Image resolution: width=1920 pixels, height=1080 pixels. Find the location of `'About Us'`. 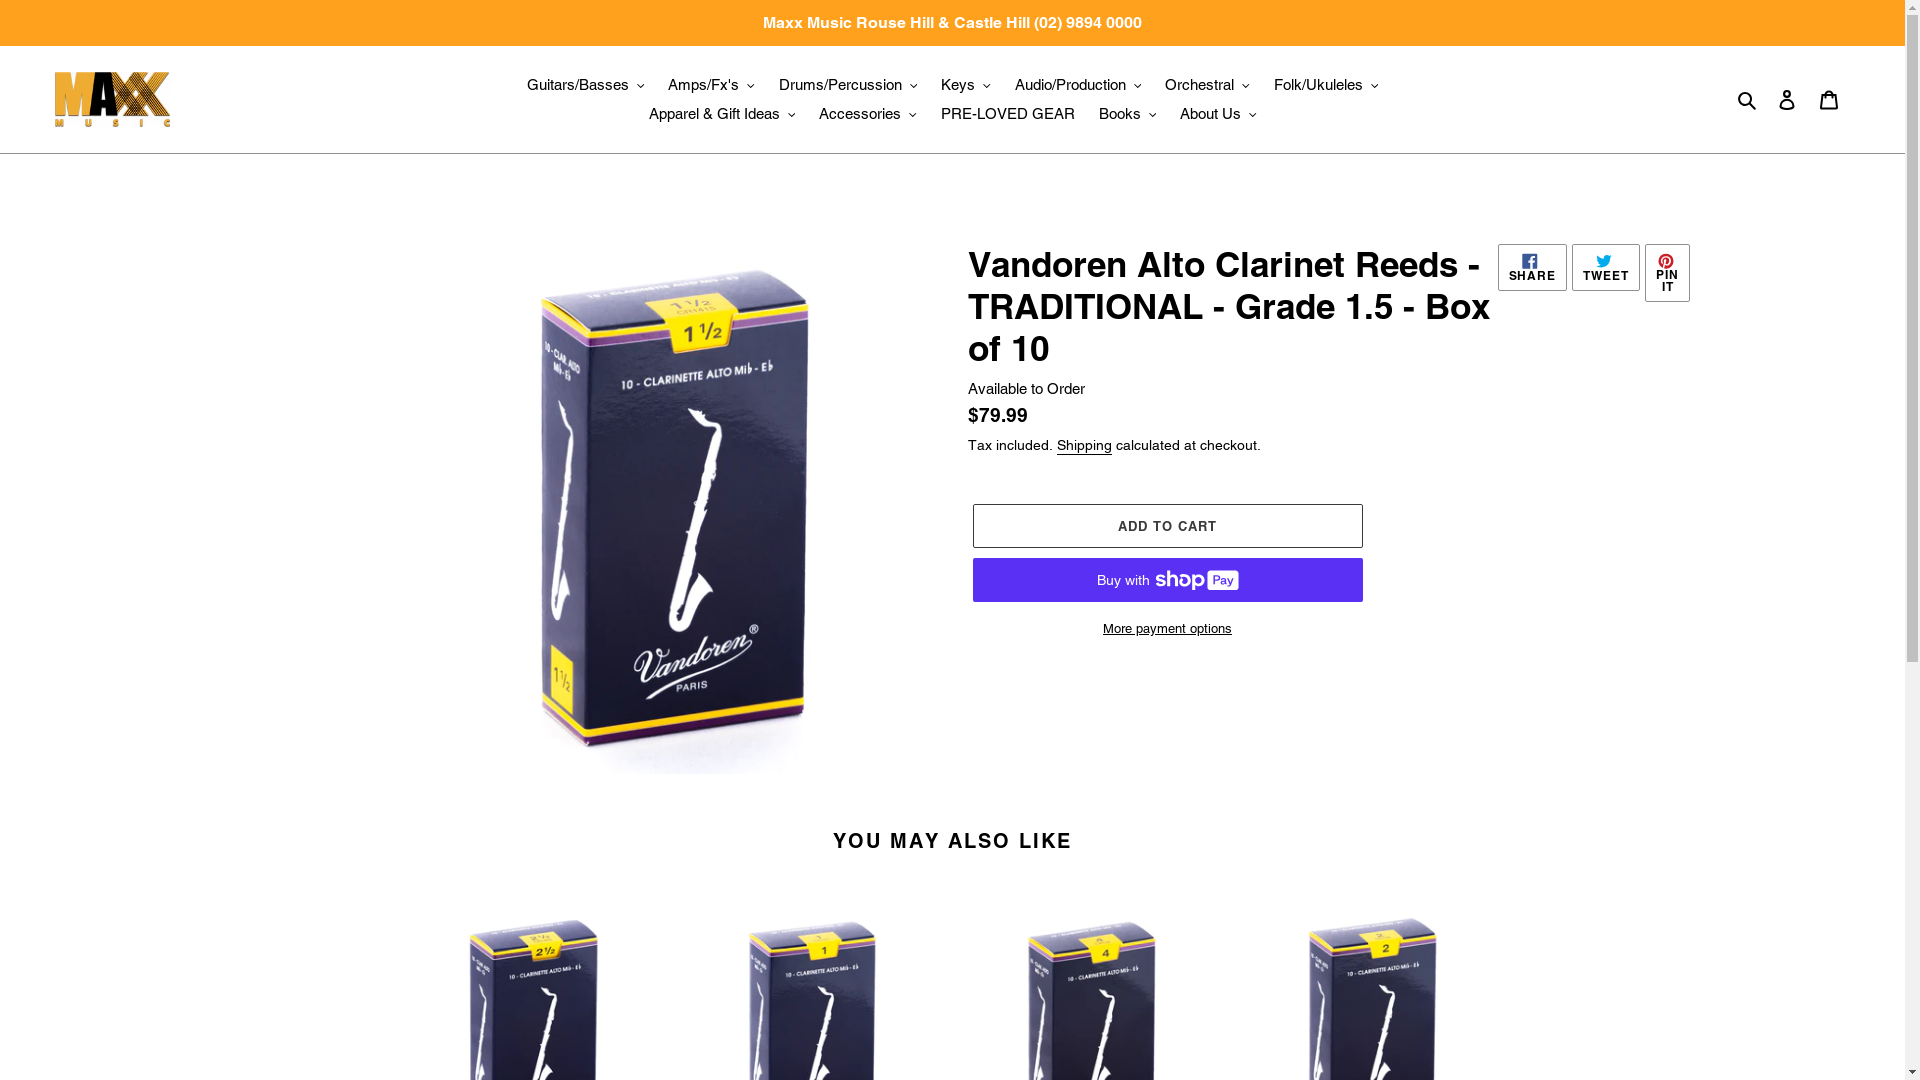

'About Us' is located at coordinates (1217, 114).